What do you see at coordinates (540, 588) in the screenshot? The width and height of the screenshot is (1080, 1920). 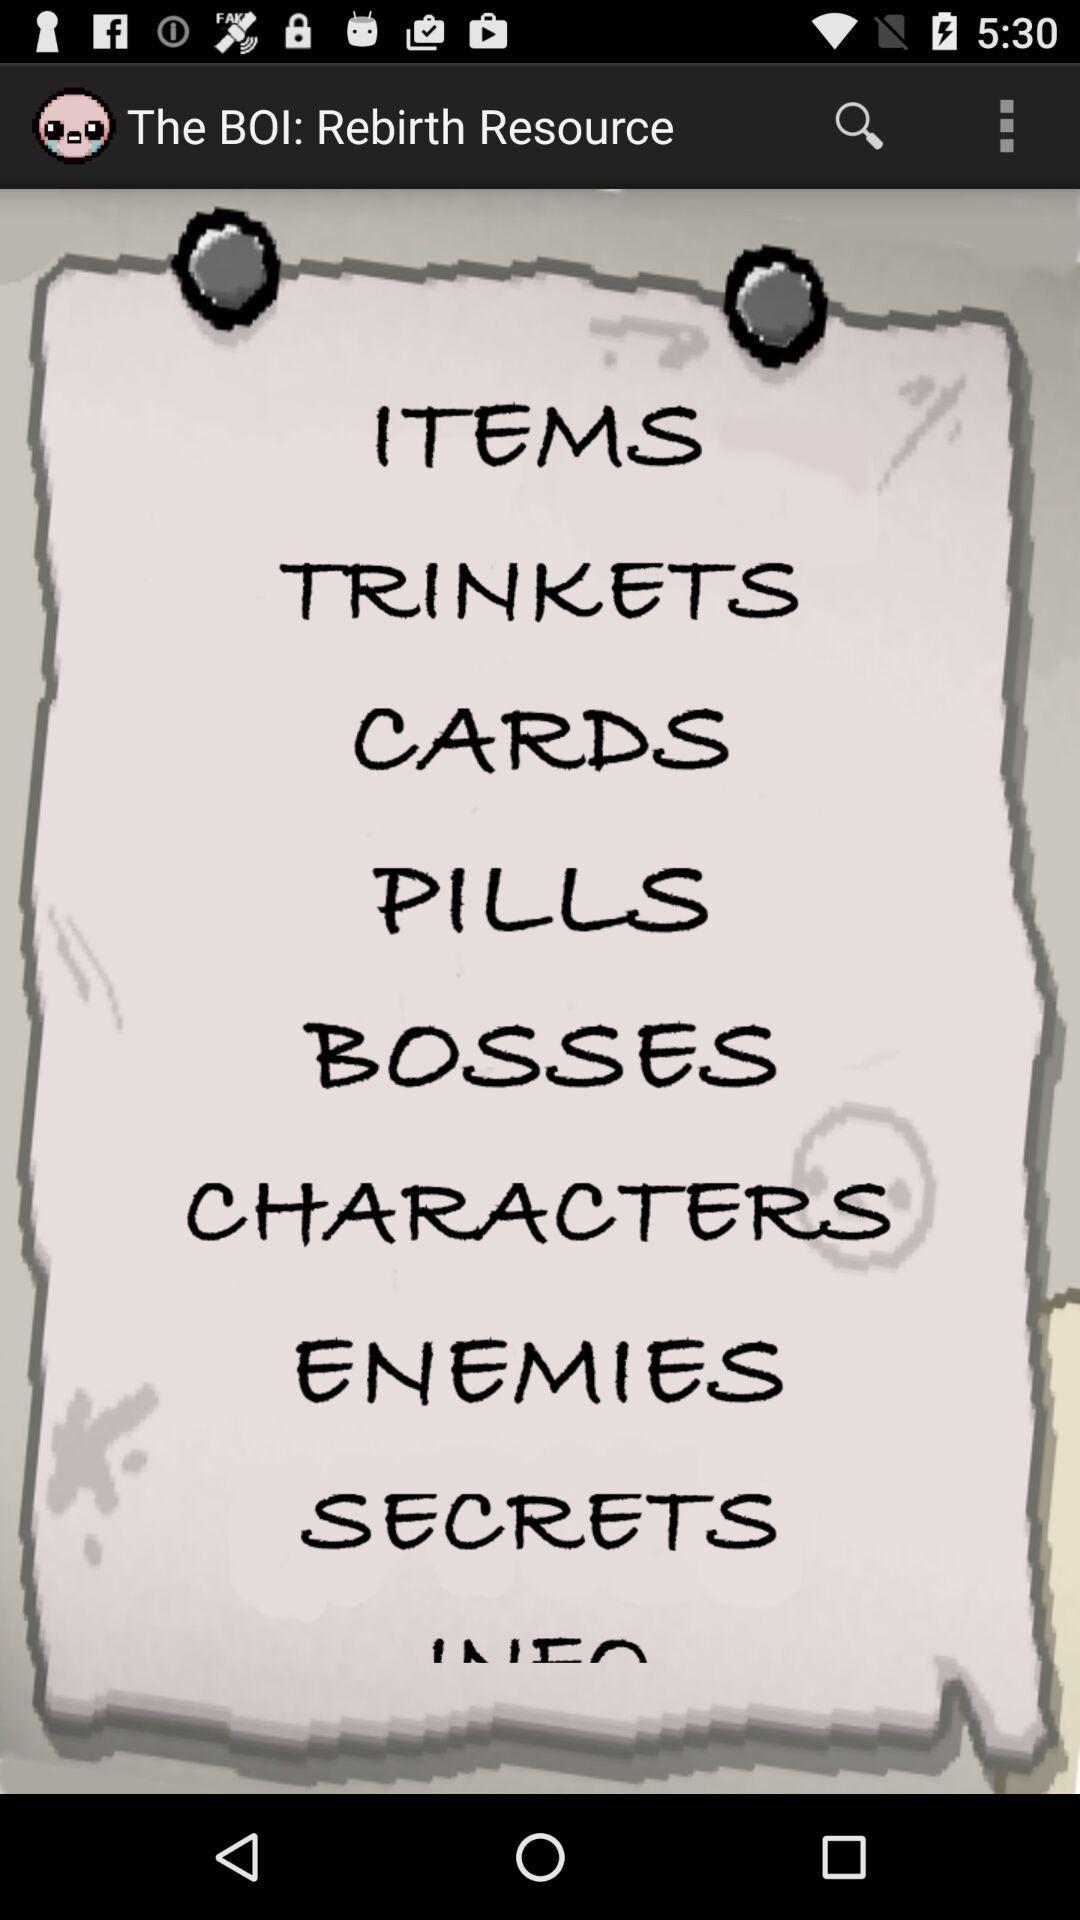 I see `one of the items listed` at bounding box center [540, 588].